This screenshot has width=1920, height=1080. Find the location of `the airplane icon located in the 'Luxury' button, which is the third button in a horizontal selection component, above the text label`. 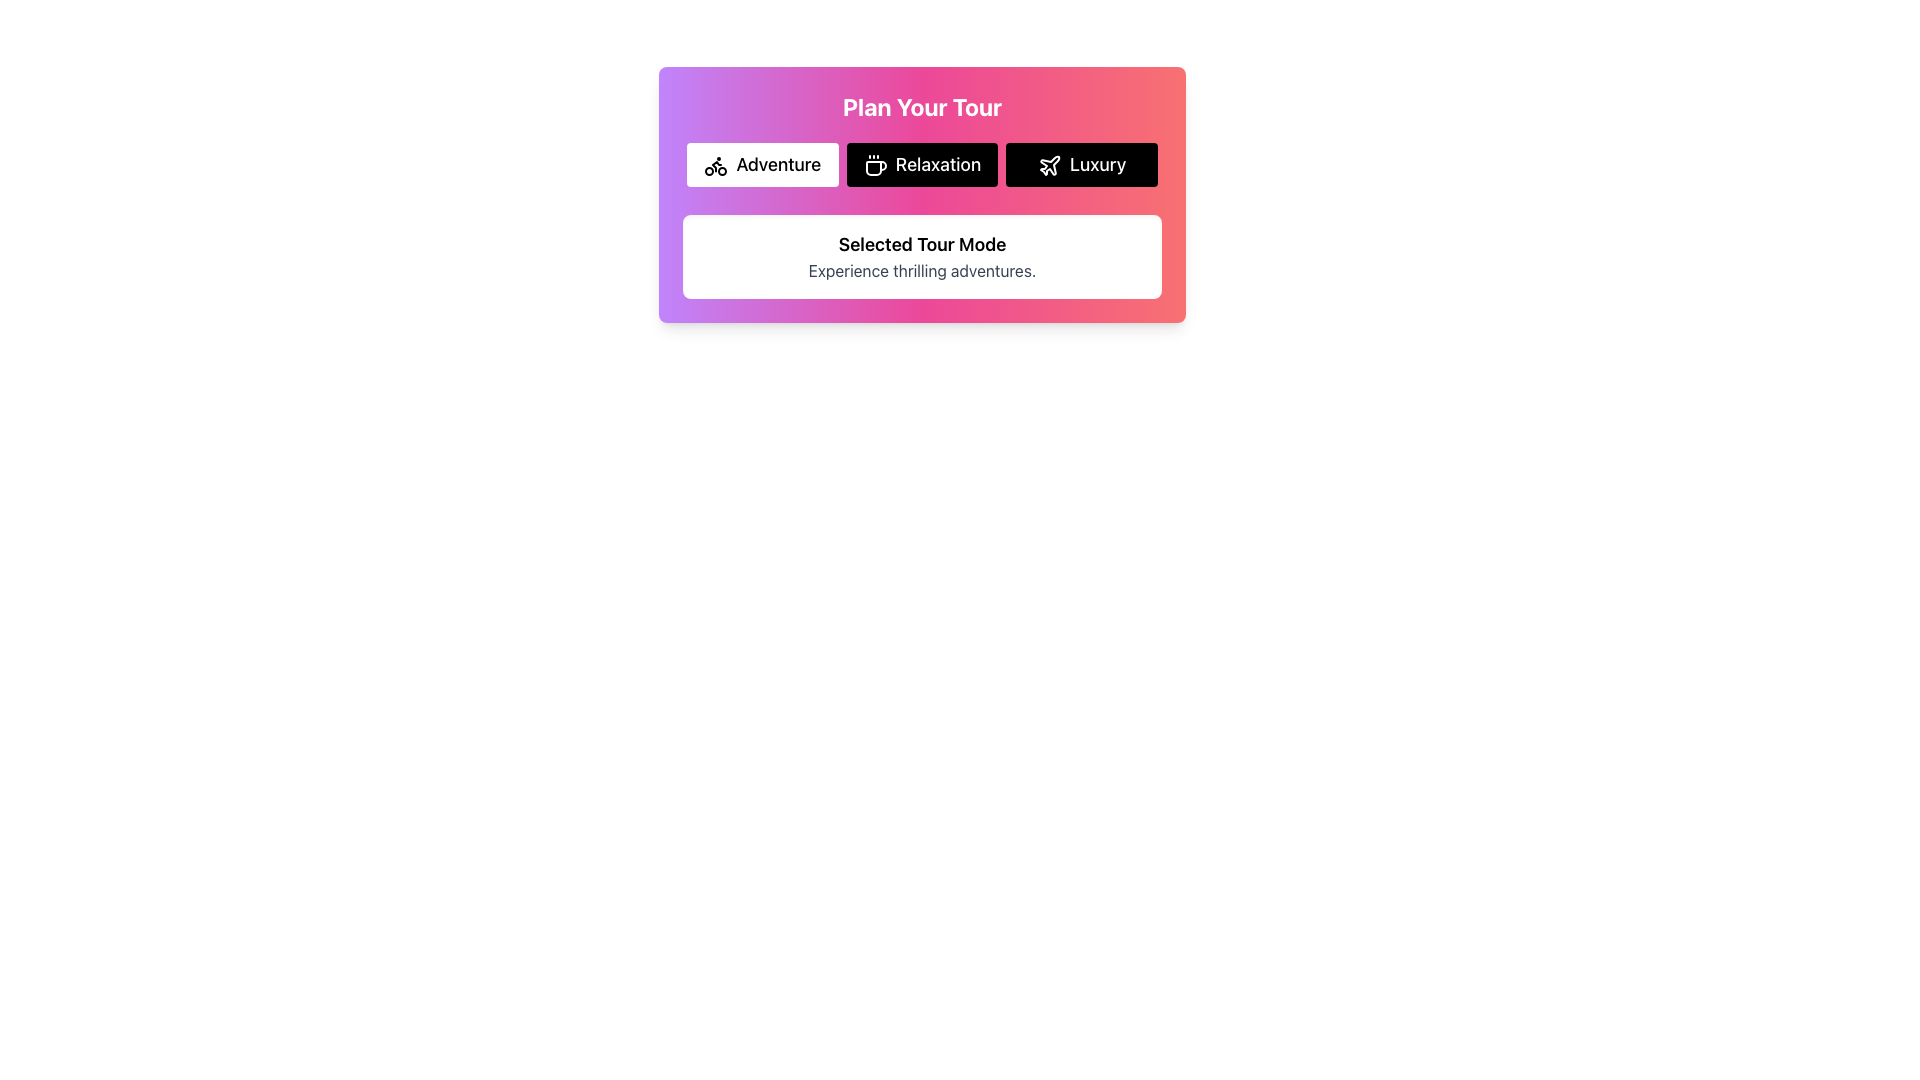

the airplane icon located in the 'Luxury' button, which is the third button in a horizontal selection component, above the text label is located at coordinates (1049, 165).